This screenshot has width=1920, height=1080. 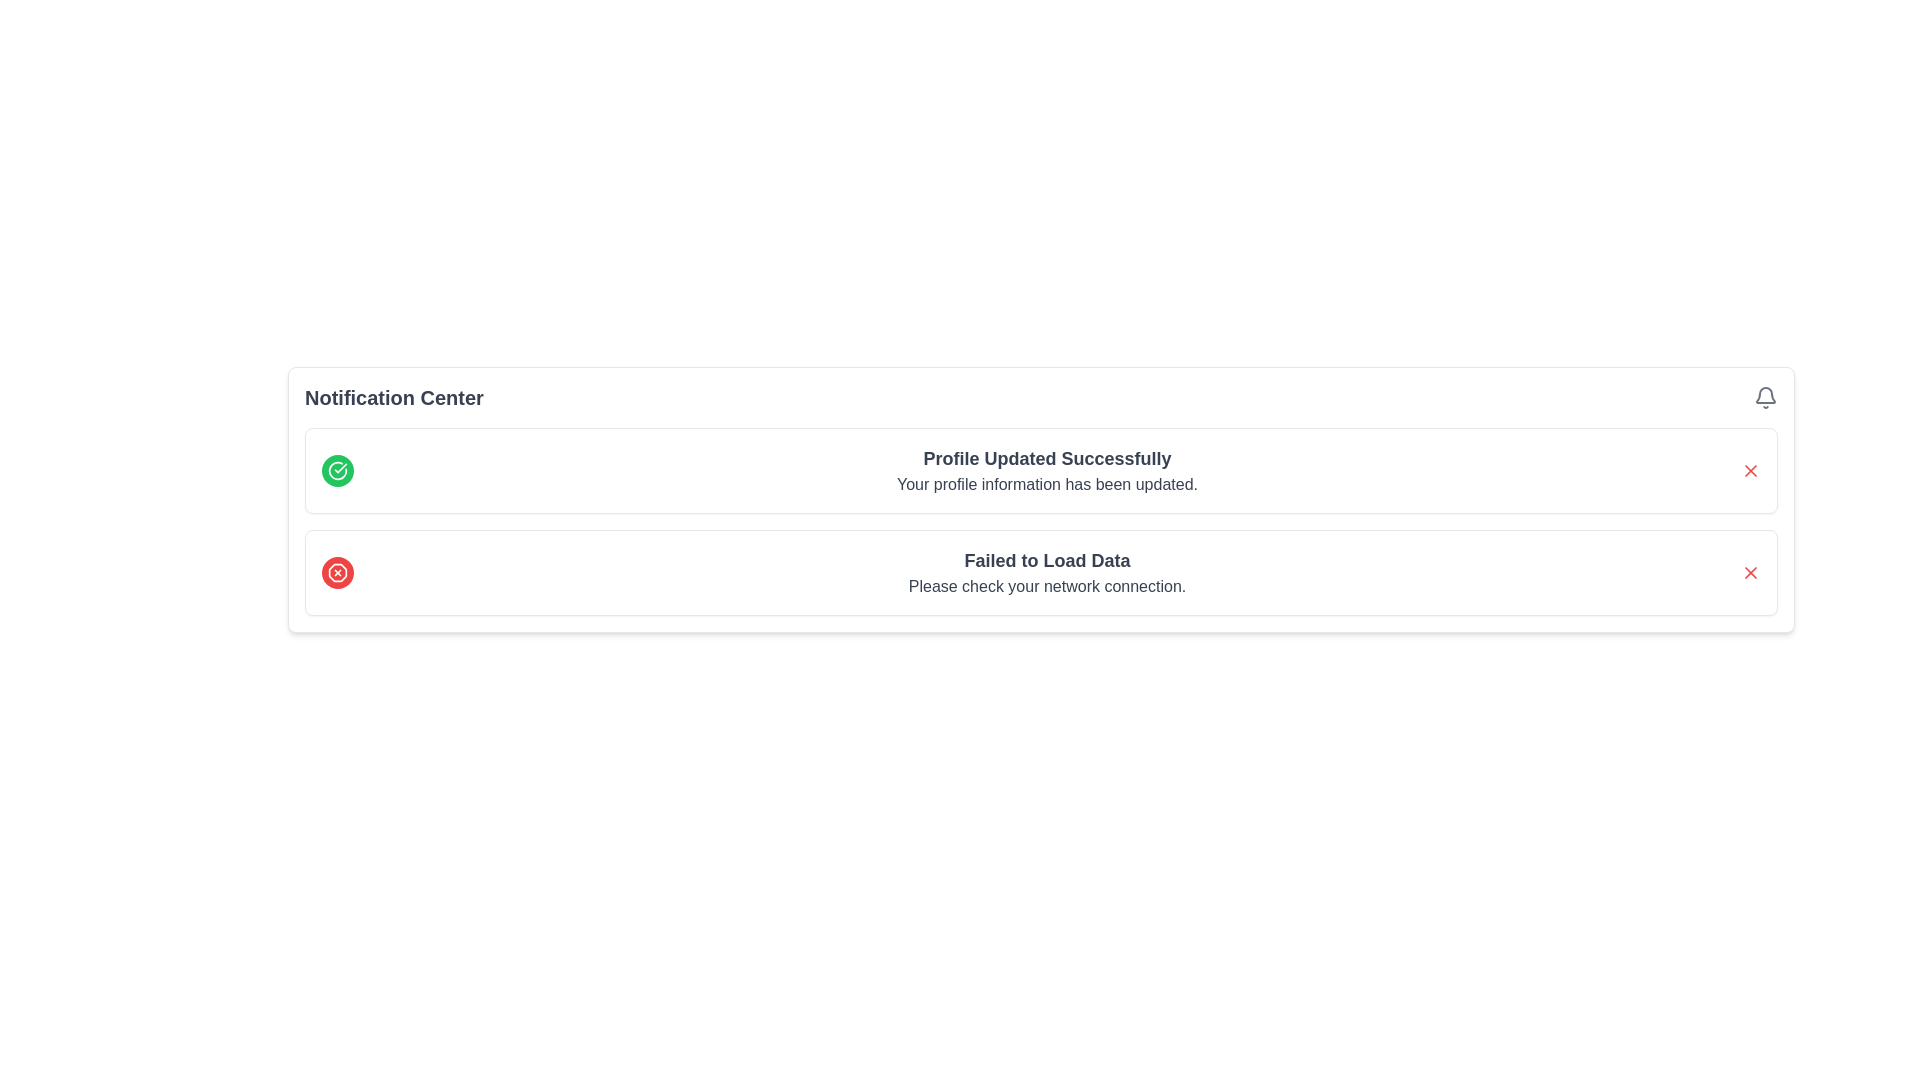 What do you see at coordinates (1046, 485) in the screenshot?
I see `the text display element that confirms the successful update of profile information, located below the 'Profile Updated Successfully' header in the notification card` at bounding box center [1046, 485].